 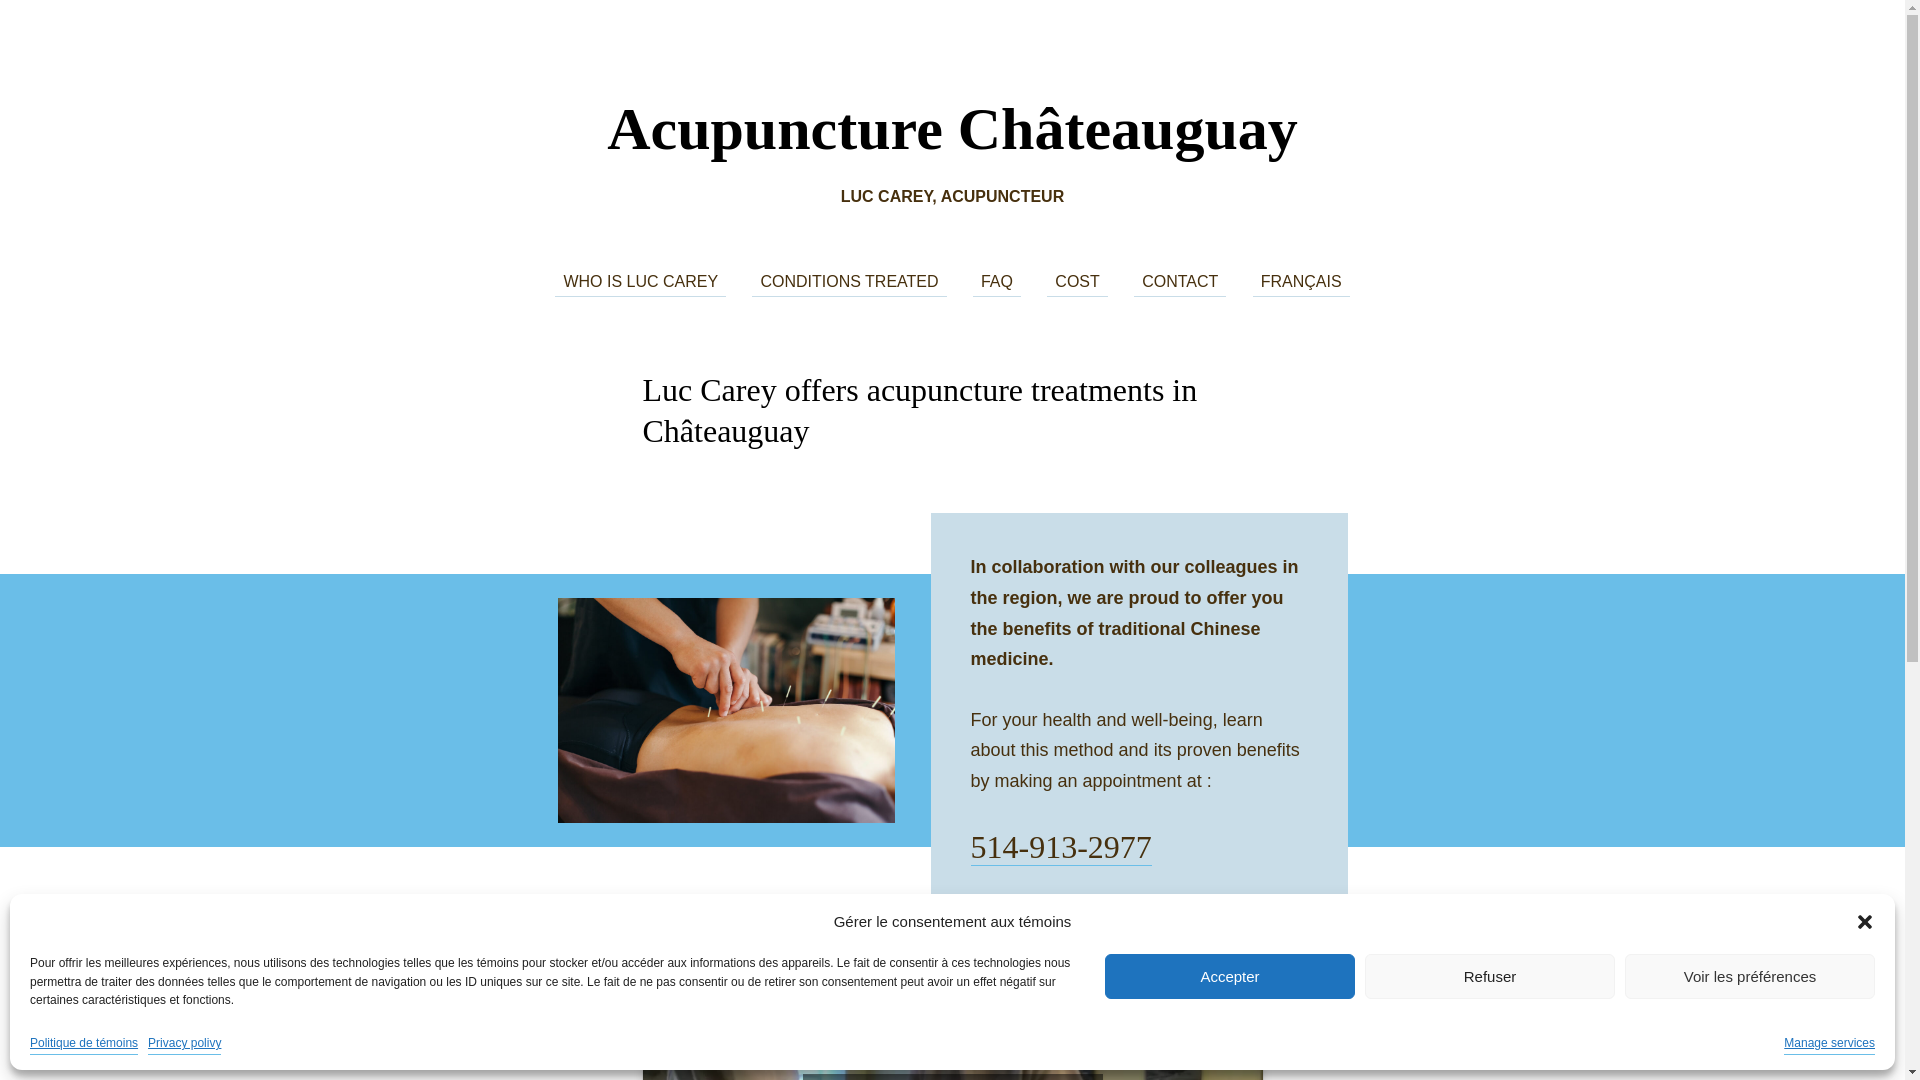 I want to click on 'COST', so click(x=1075, y=281).